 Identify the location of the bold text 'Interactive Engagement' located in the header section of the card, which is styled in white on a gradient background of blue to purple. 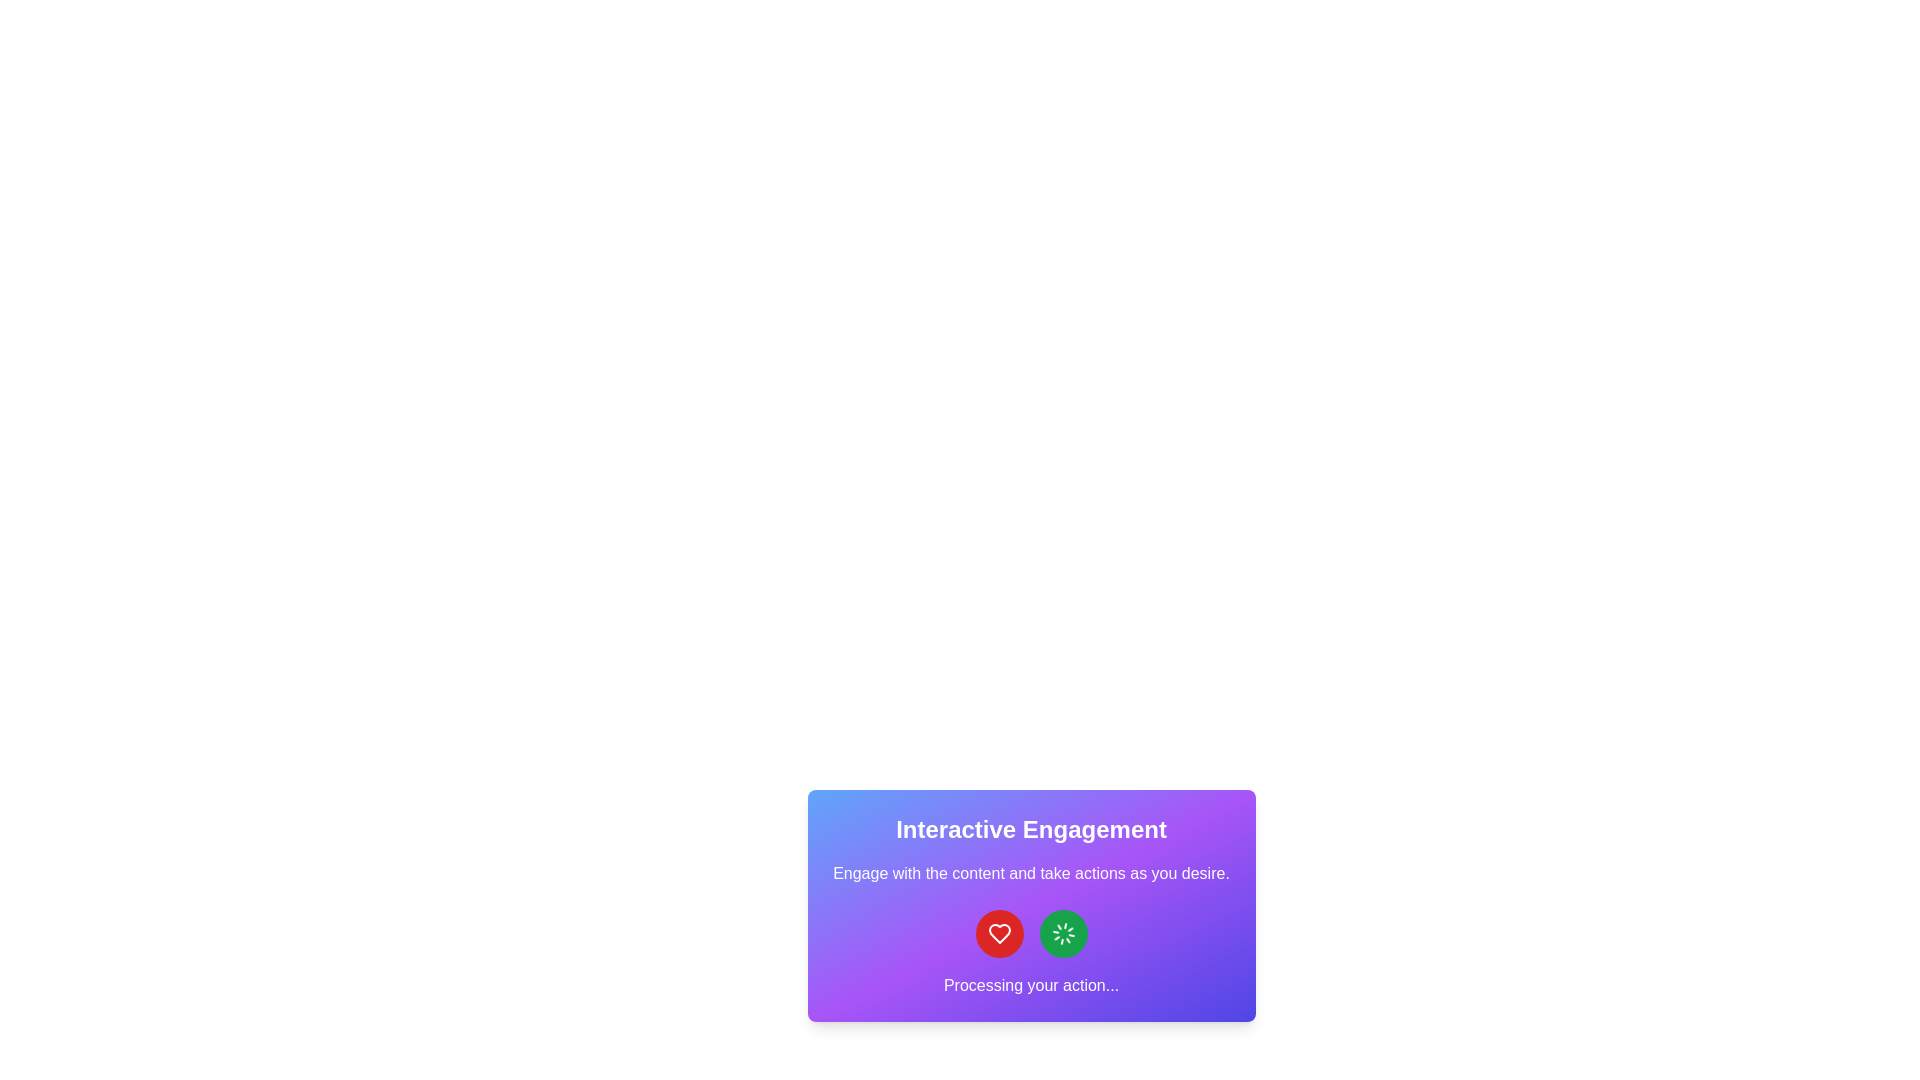
(1031, 829).